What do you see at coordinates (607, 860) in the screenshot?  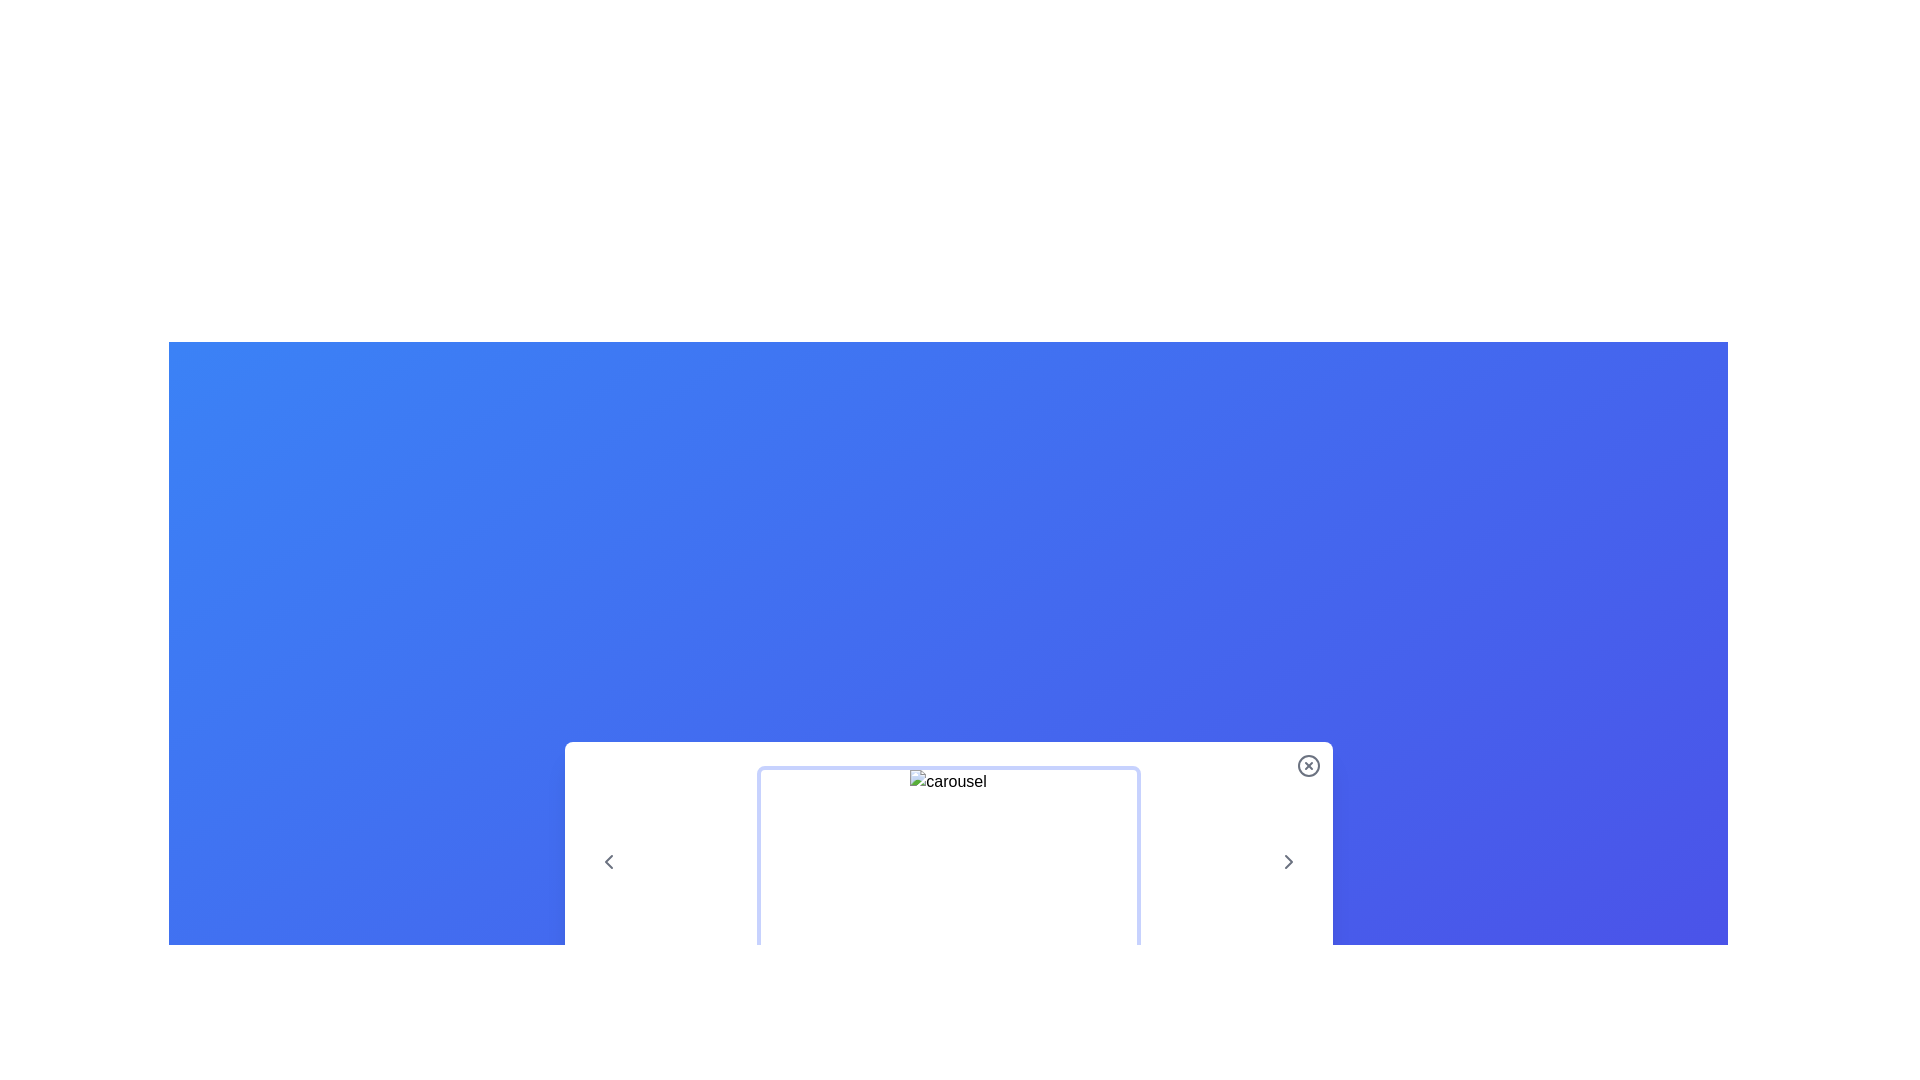 I see `the first interactive button in the navigation section` at bounding box center [607, 860].